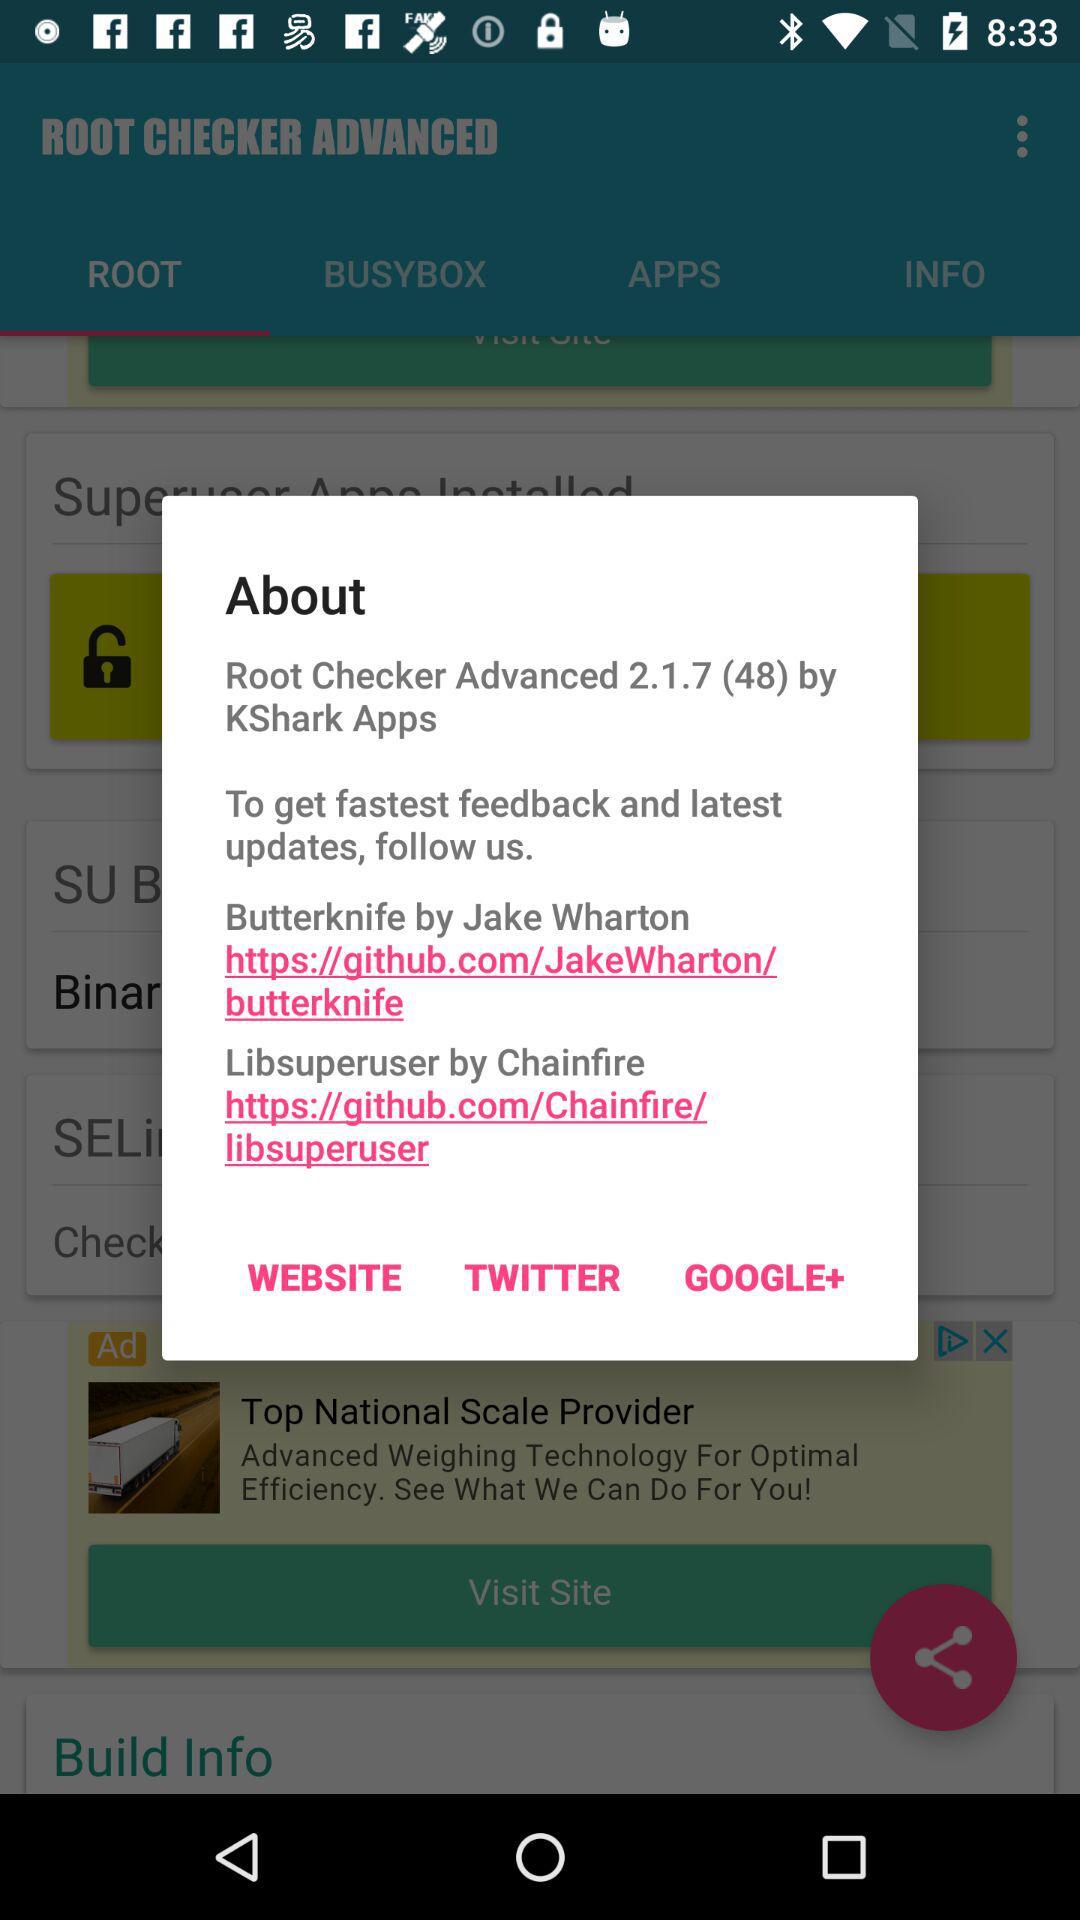 The height and width of the screenshot is (1920, 1080). I want to click on libsuperuser by chainfire icon, so click(540, 1097).